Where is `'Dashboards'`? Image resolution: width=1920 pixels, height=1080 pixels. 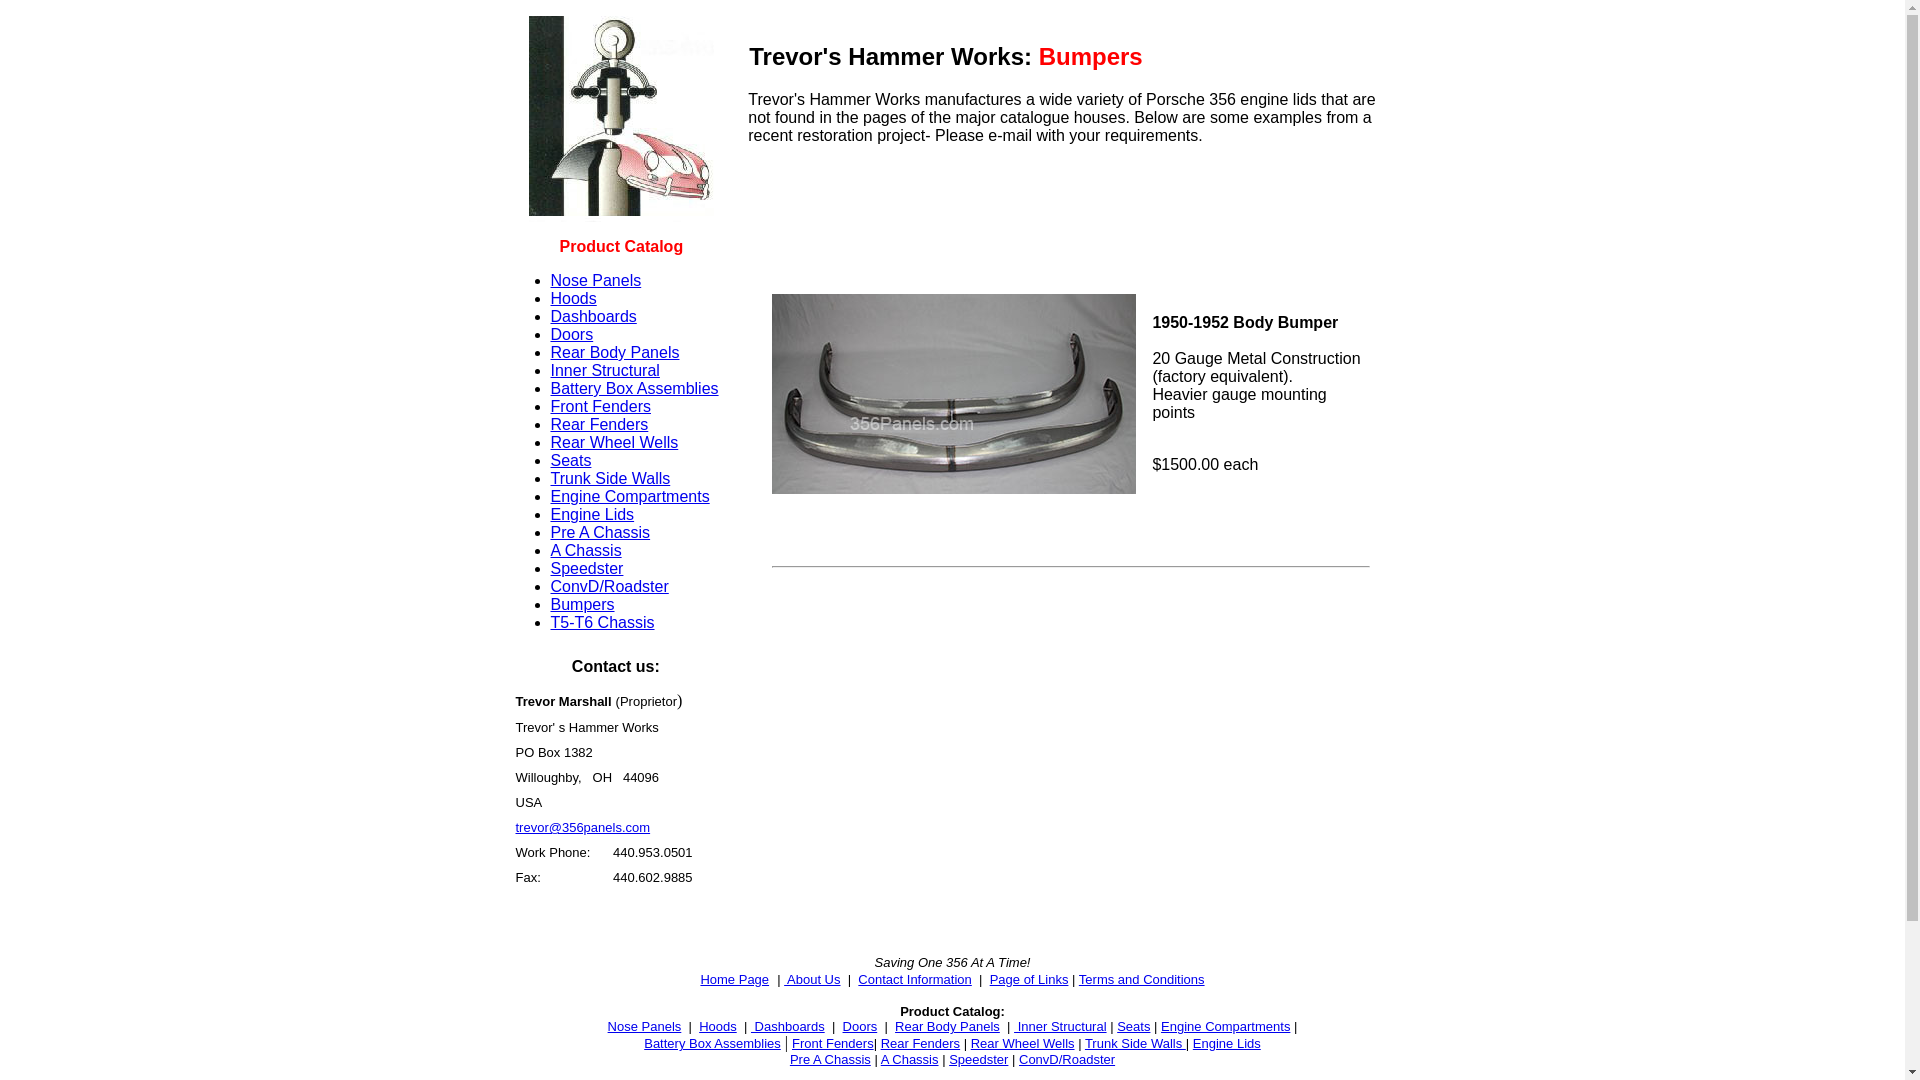
'Dashboards' is located at coordinates (786, 1026).